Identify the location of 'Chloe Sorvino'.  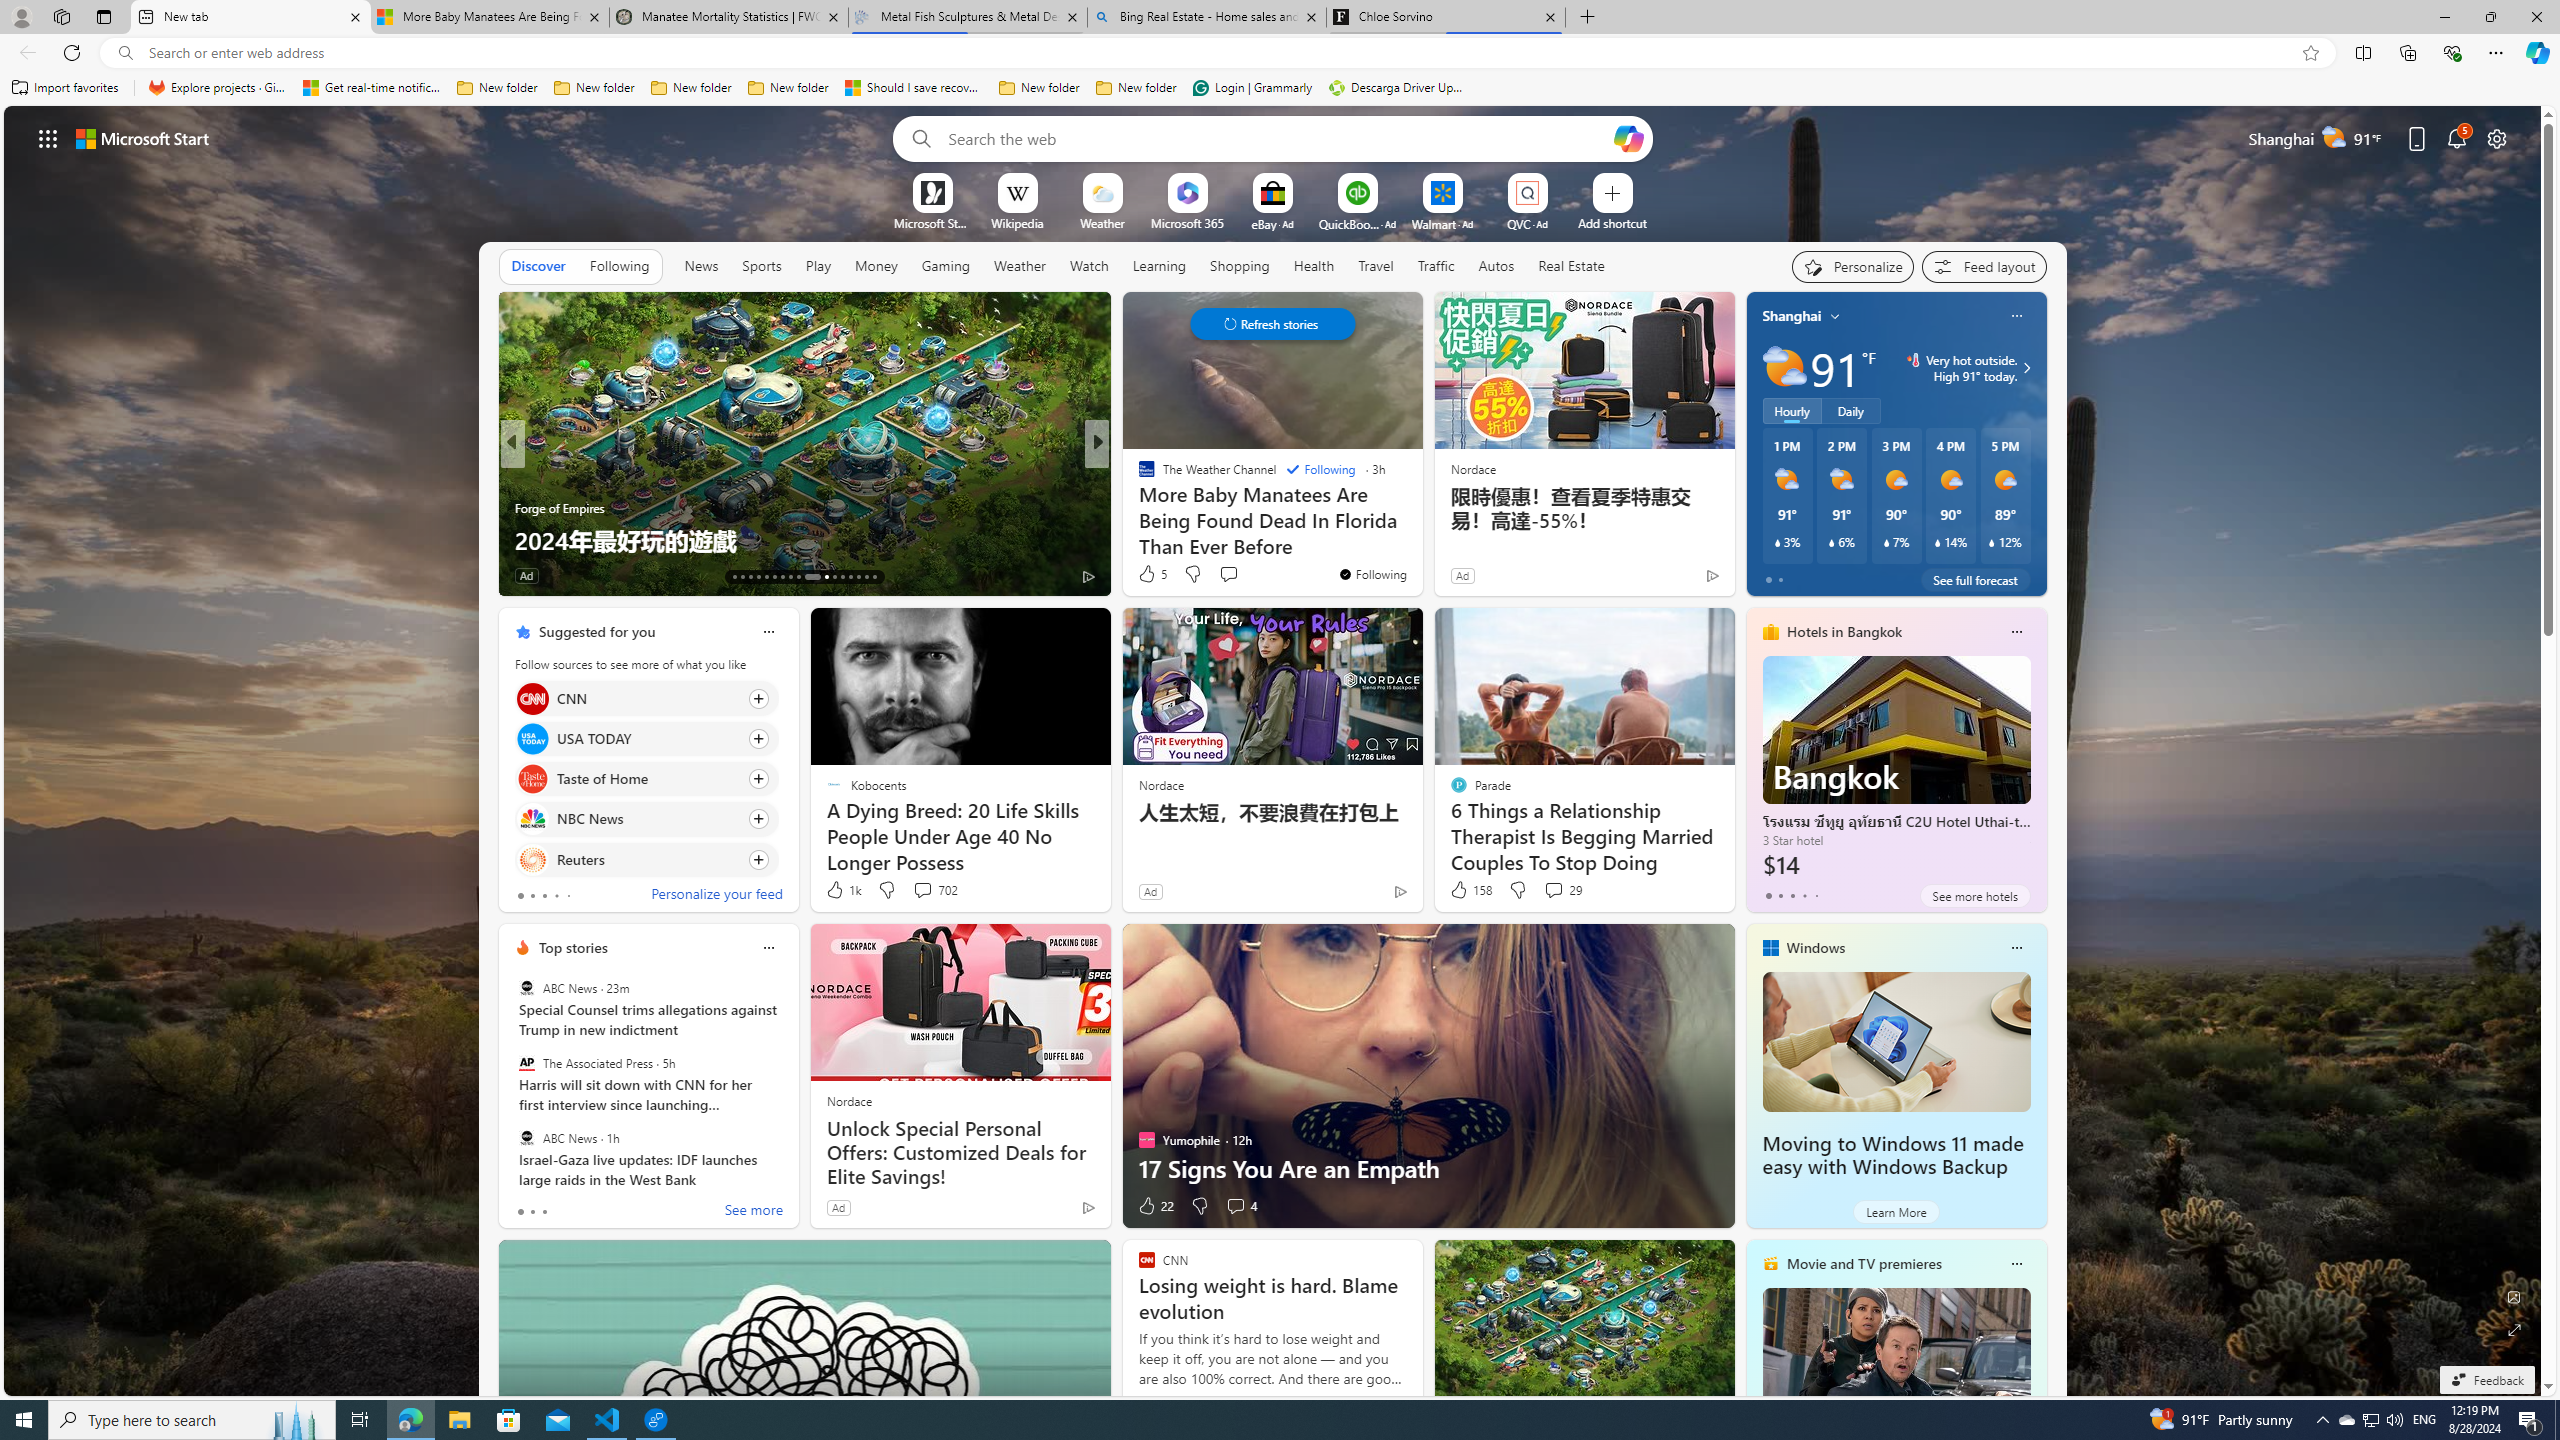
(1446, 16).